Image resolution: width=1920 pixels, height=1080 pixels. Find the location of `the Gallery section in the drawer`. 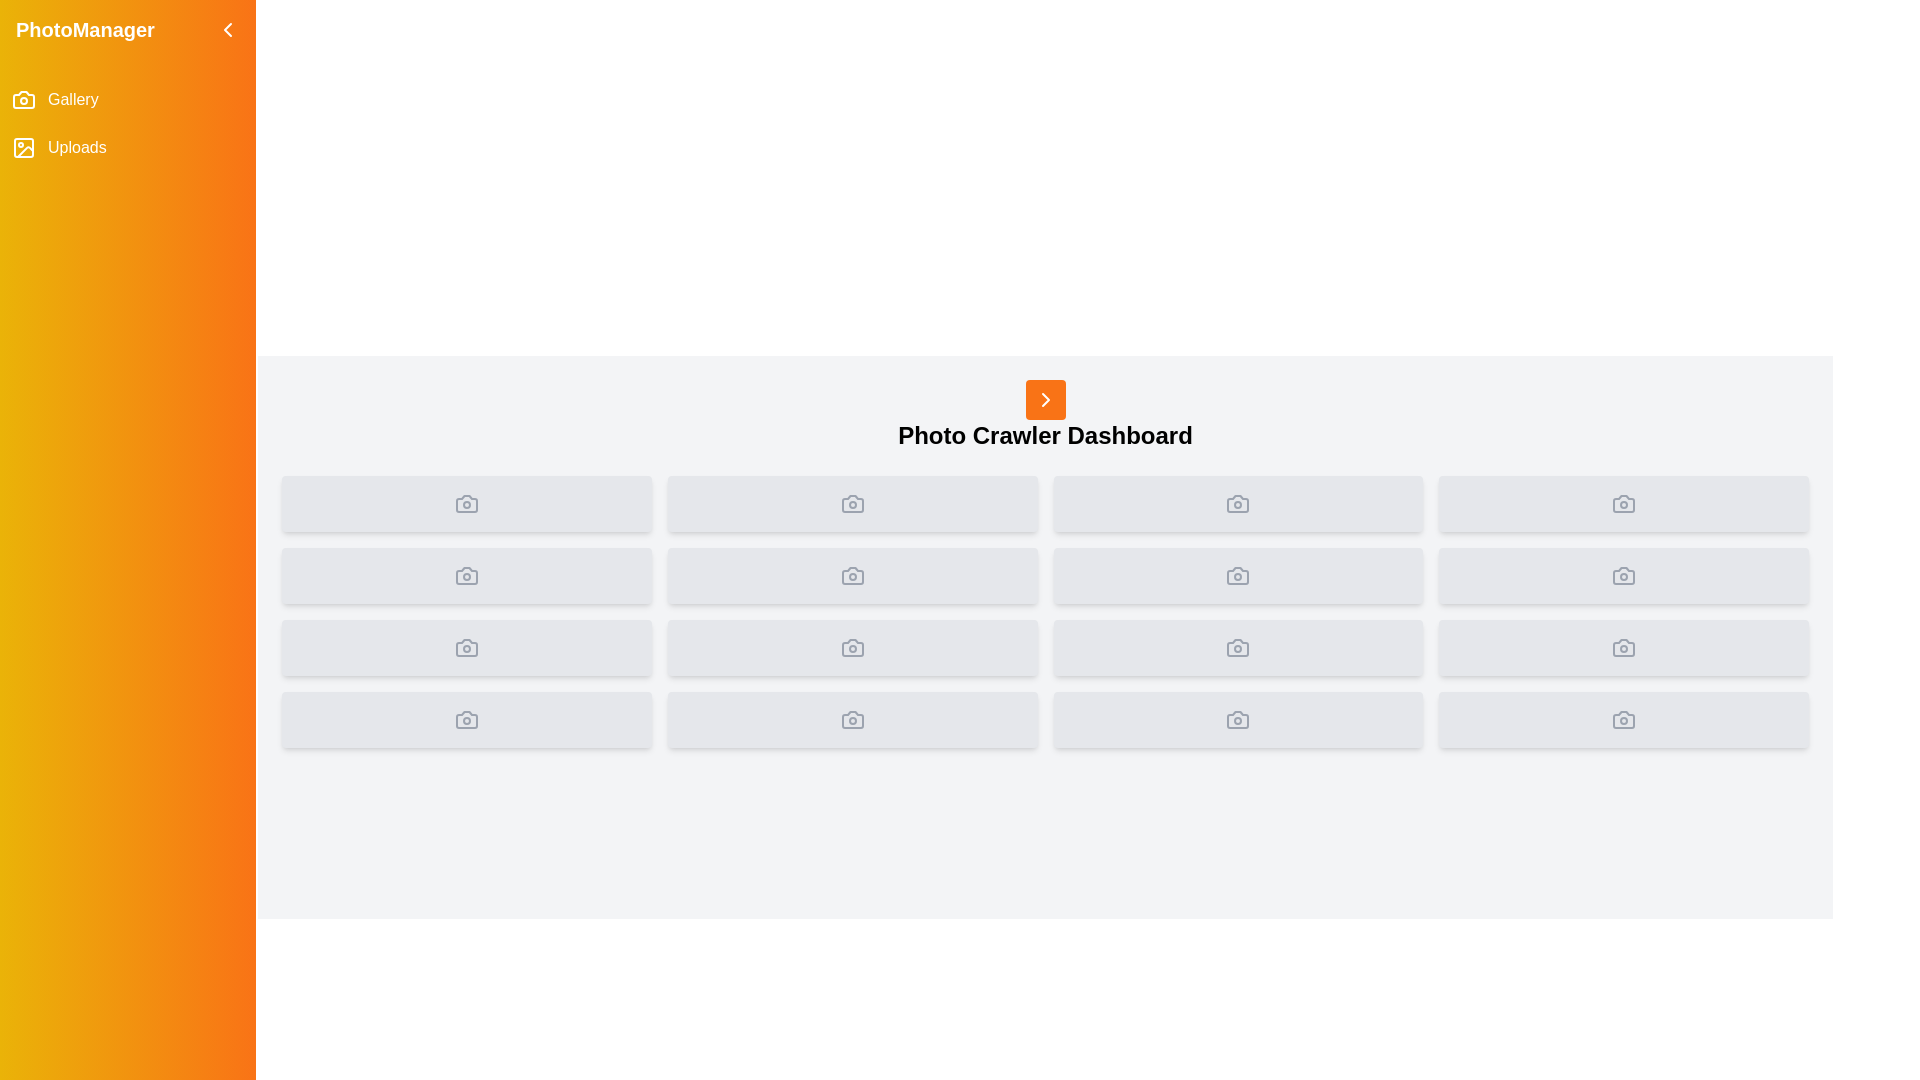

the Gallery section in the drawer is located at coordinates (127, 100).